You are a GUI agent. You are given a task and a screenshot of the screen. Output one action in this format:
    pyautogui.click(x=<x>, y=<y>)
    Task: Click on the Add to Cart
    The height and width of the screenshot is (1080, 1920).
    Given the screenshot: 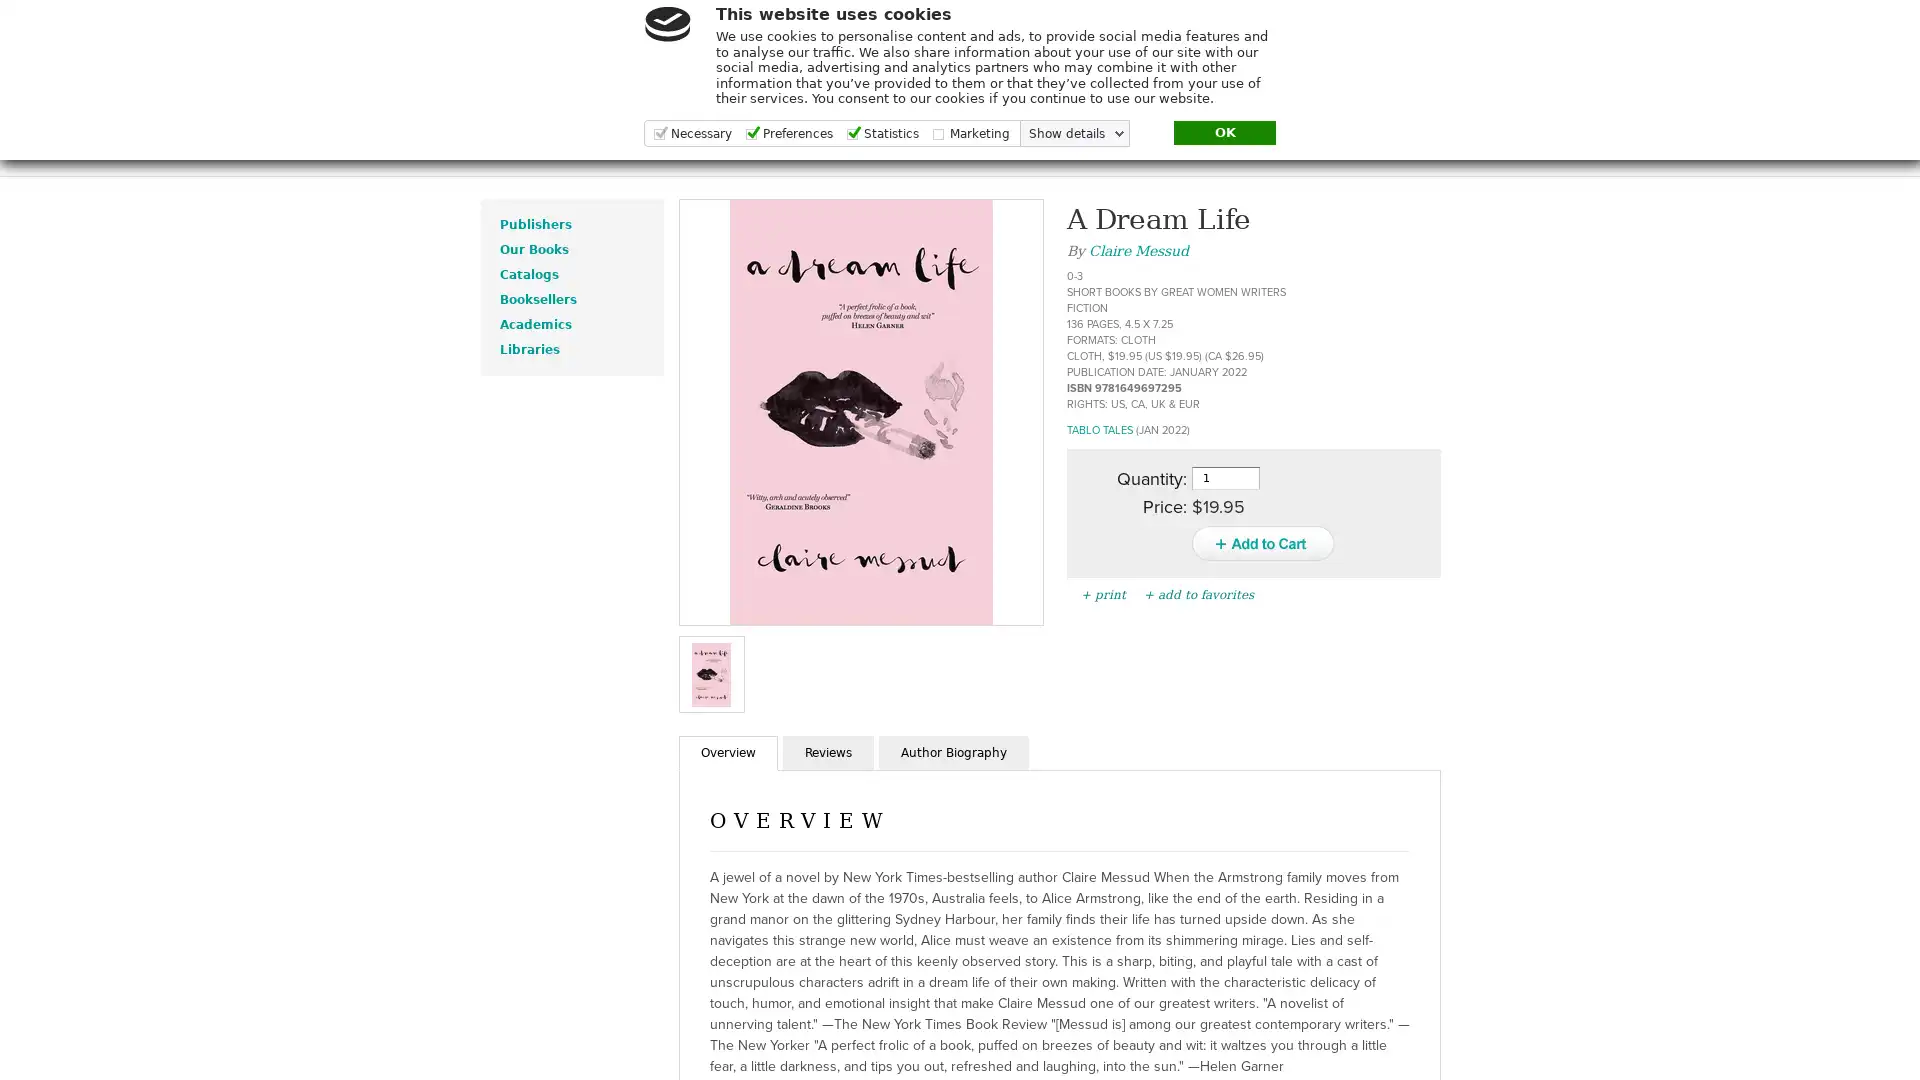 What is the action you would take?
    pyautogui.click(x=1261, y=543)
    